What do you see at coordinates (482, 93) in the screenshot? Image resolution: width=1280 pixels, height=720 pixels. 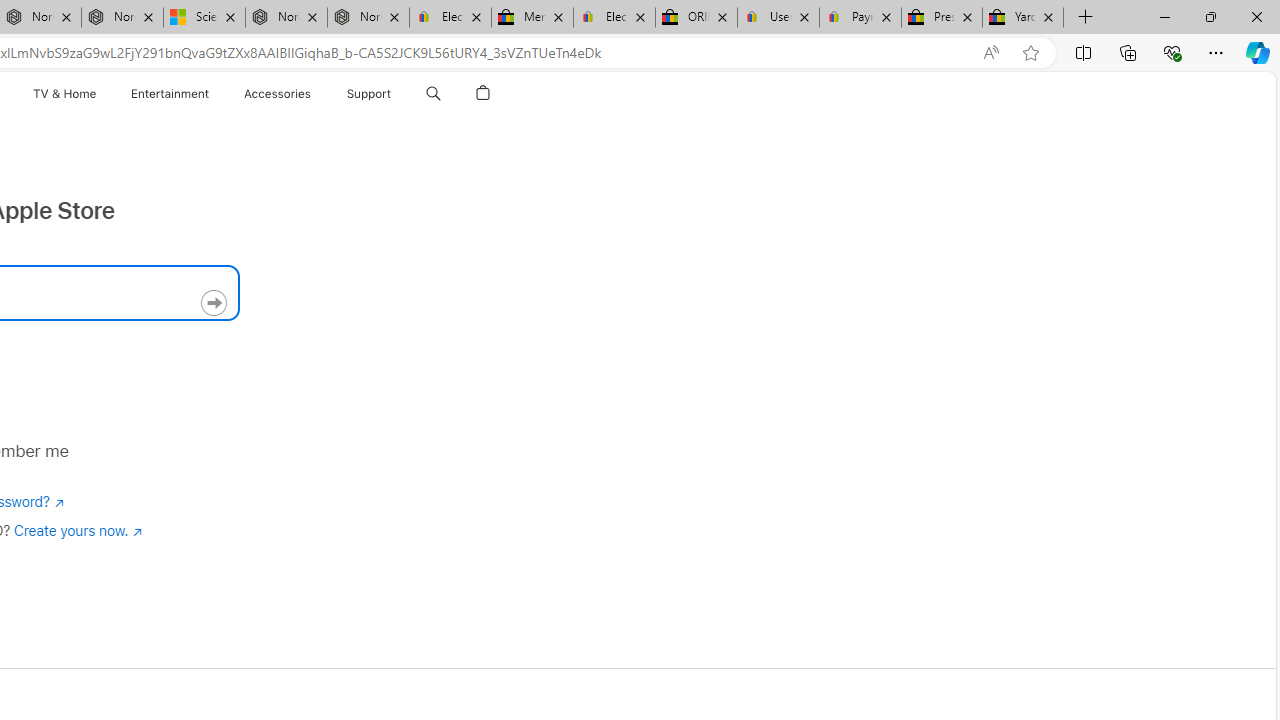 I see `'AutomationID: globalnav-bag'` at bounding box center [482, 93].